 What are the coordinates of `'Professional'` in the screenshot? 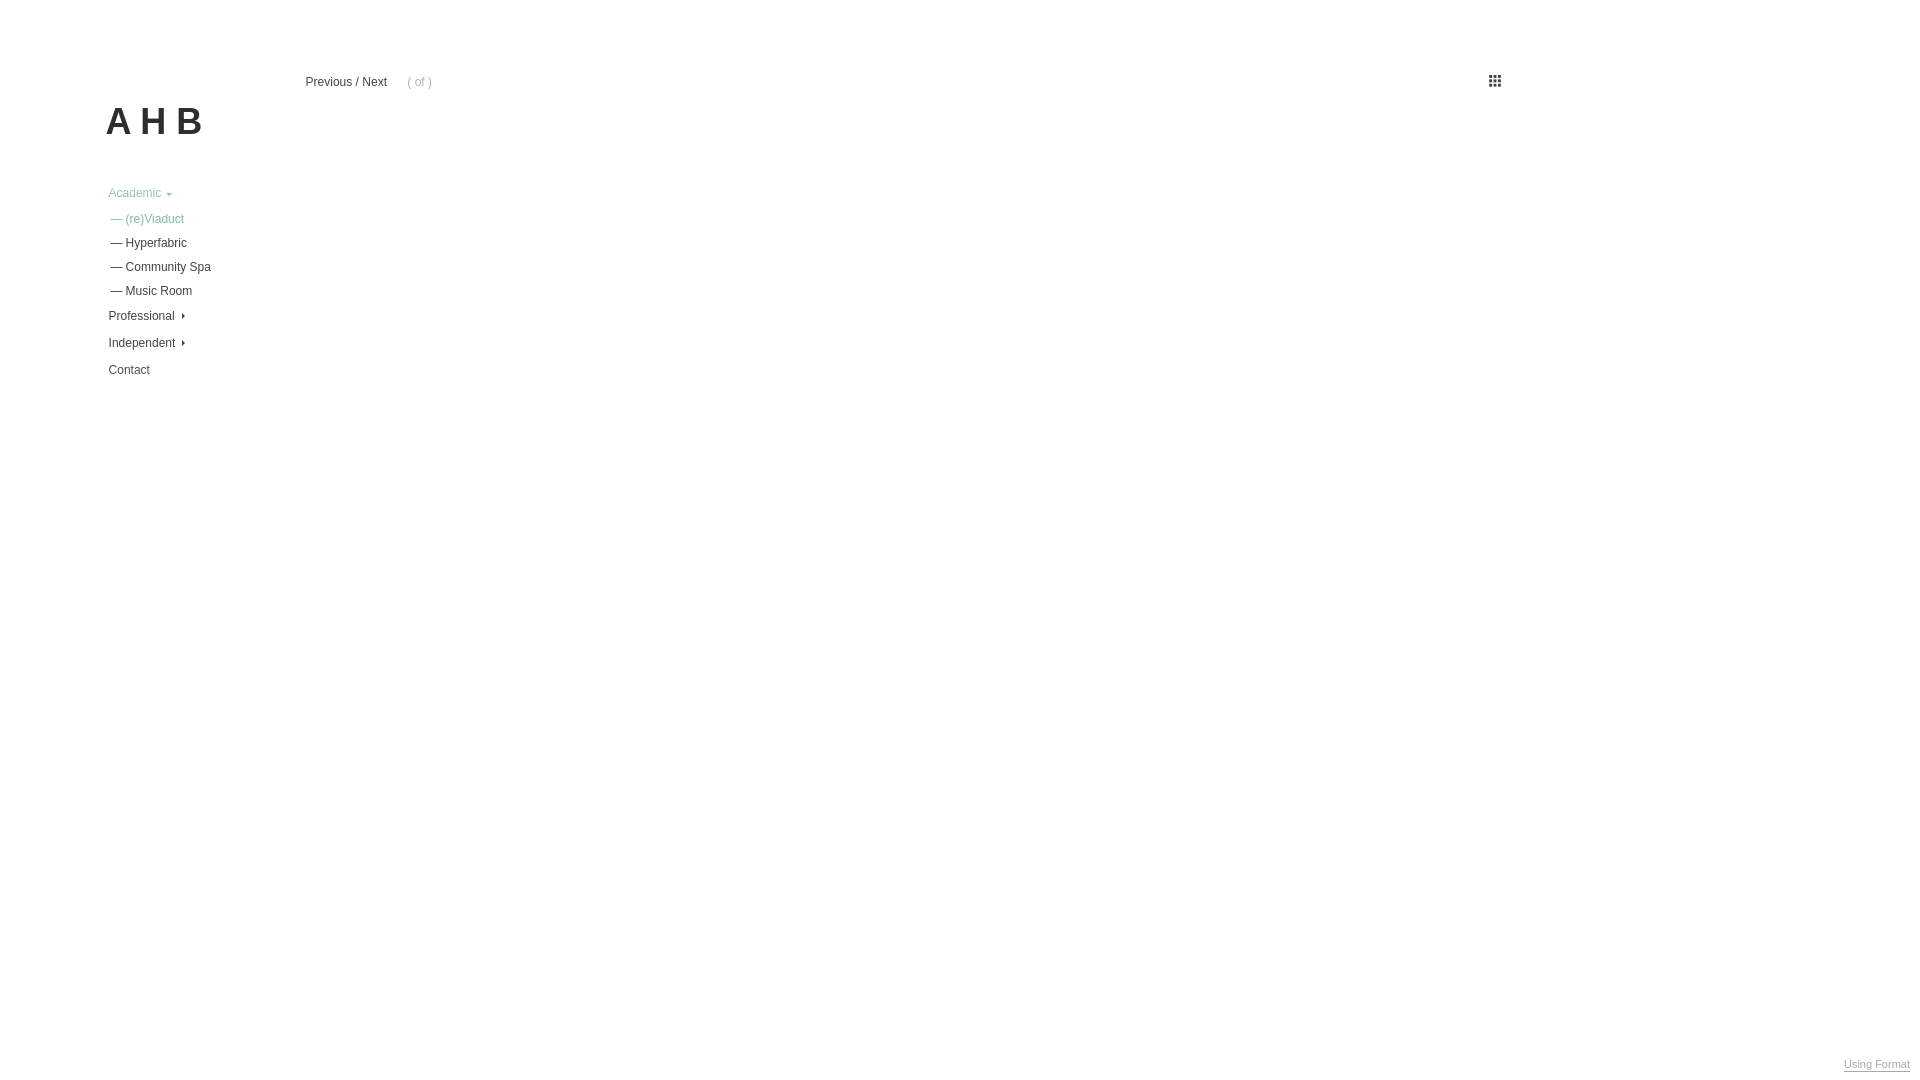 It's located at (145, 315).